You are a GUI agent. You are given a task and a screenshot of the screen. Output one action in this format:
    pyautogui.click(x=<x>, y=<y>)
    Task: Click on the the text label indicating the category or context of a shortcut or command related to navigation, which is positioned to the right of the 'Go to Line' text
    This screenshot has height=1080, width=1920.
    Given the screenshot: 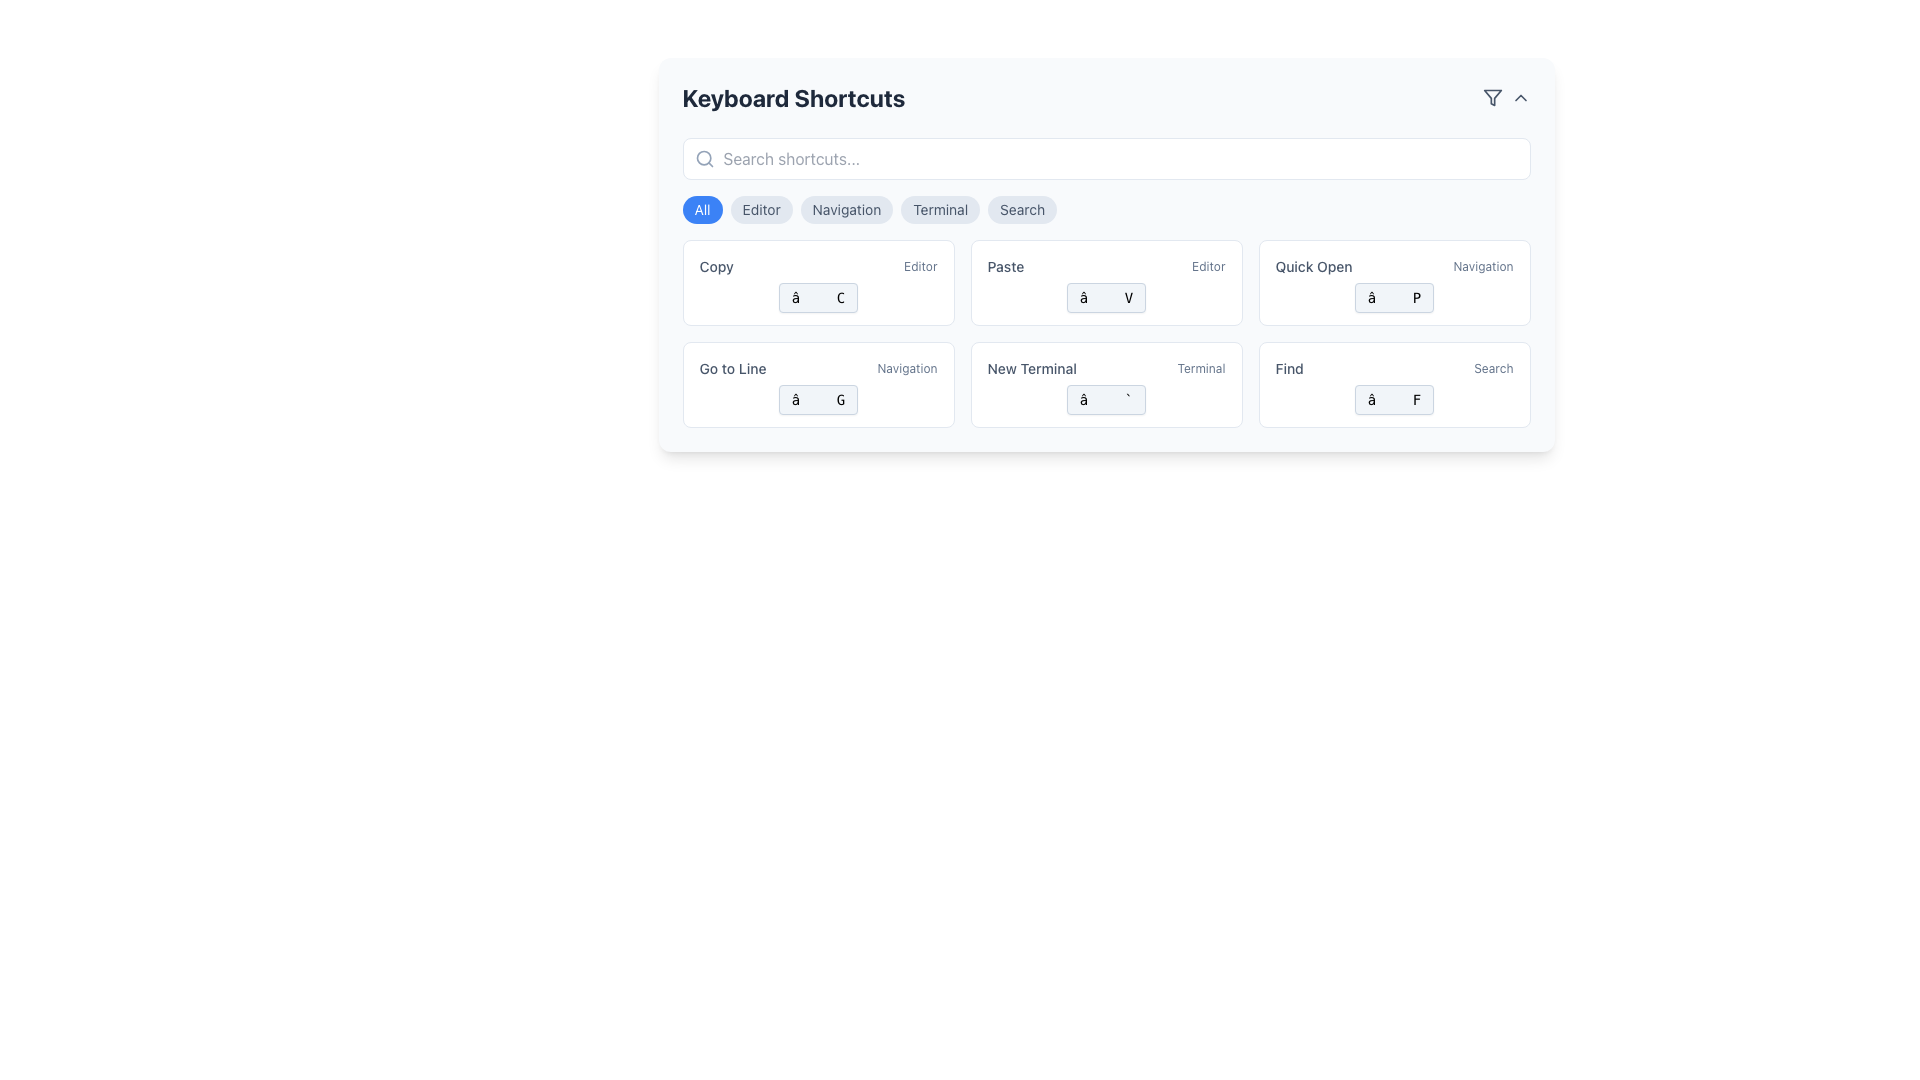 What is the action you would take?
    pyautogui.click(x=906, y=369)
    